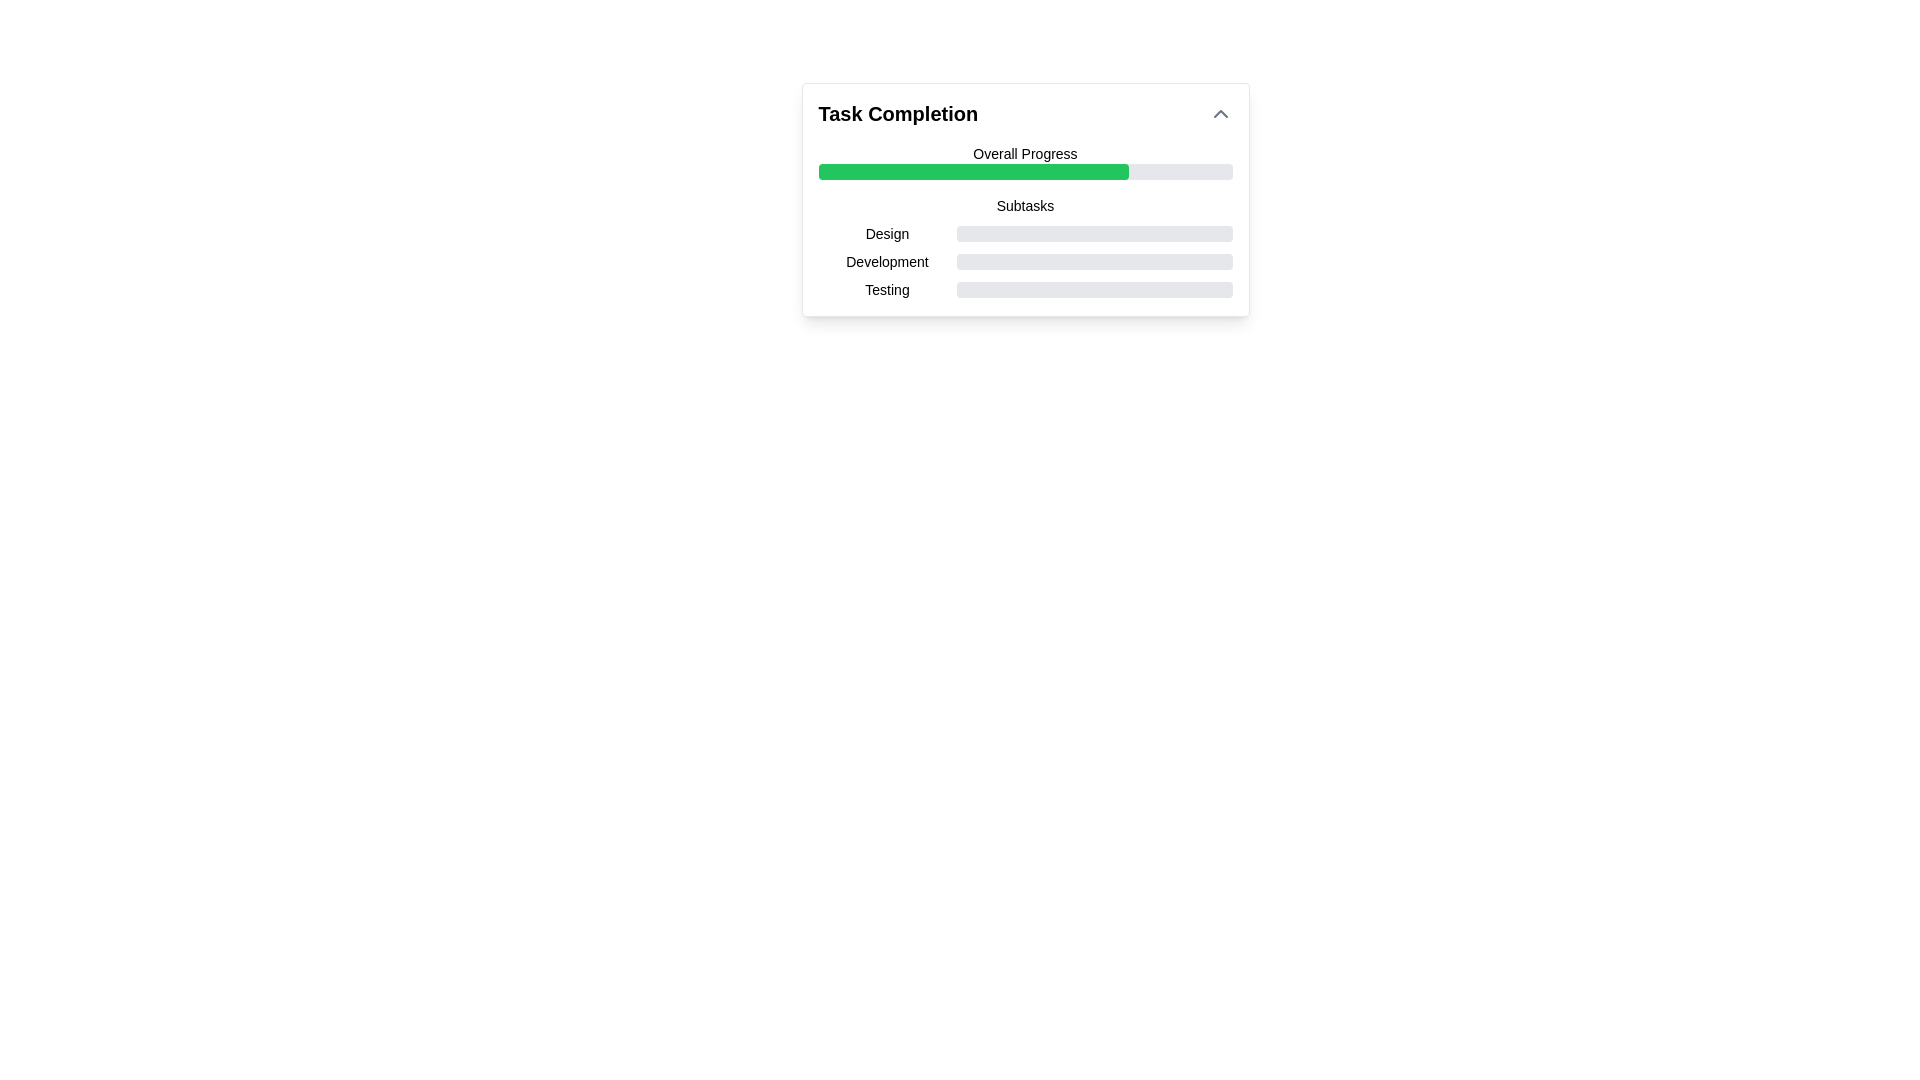 The height and width of the screenshot is (1080, 1920). Describe the element at coordinates (1025, 246) in the screenshot. I see `the Task progress tracker located under the 'Overall Progress' bar` at that location.